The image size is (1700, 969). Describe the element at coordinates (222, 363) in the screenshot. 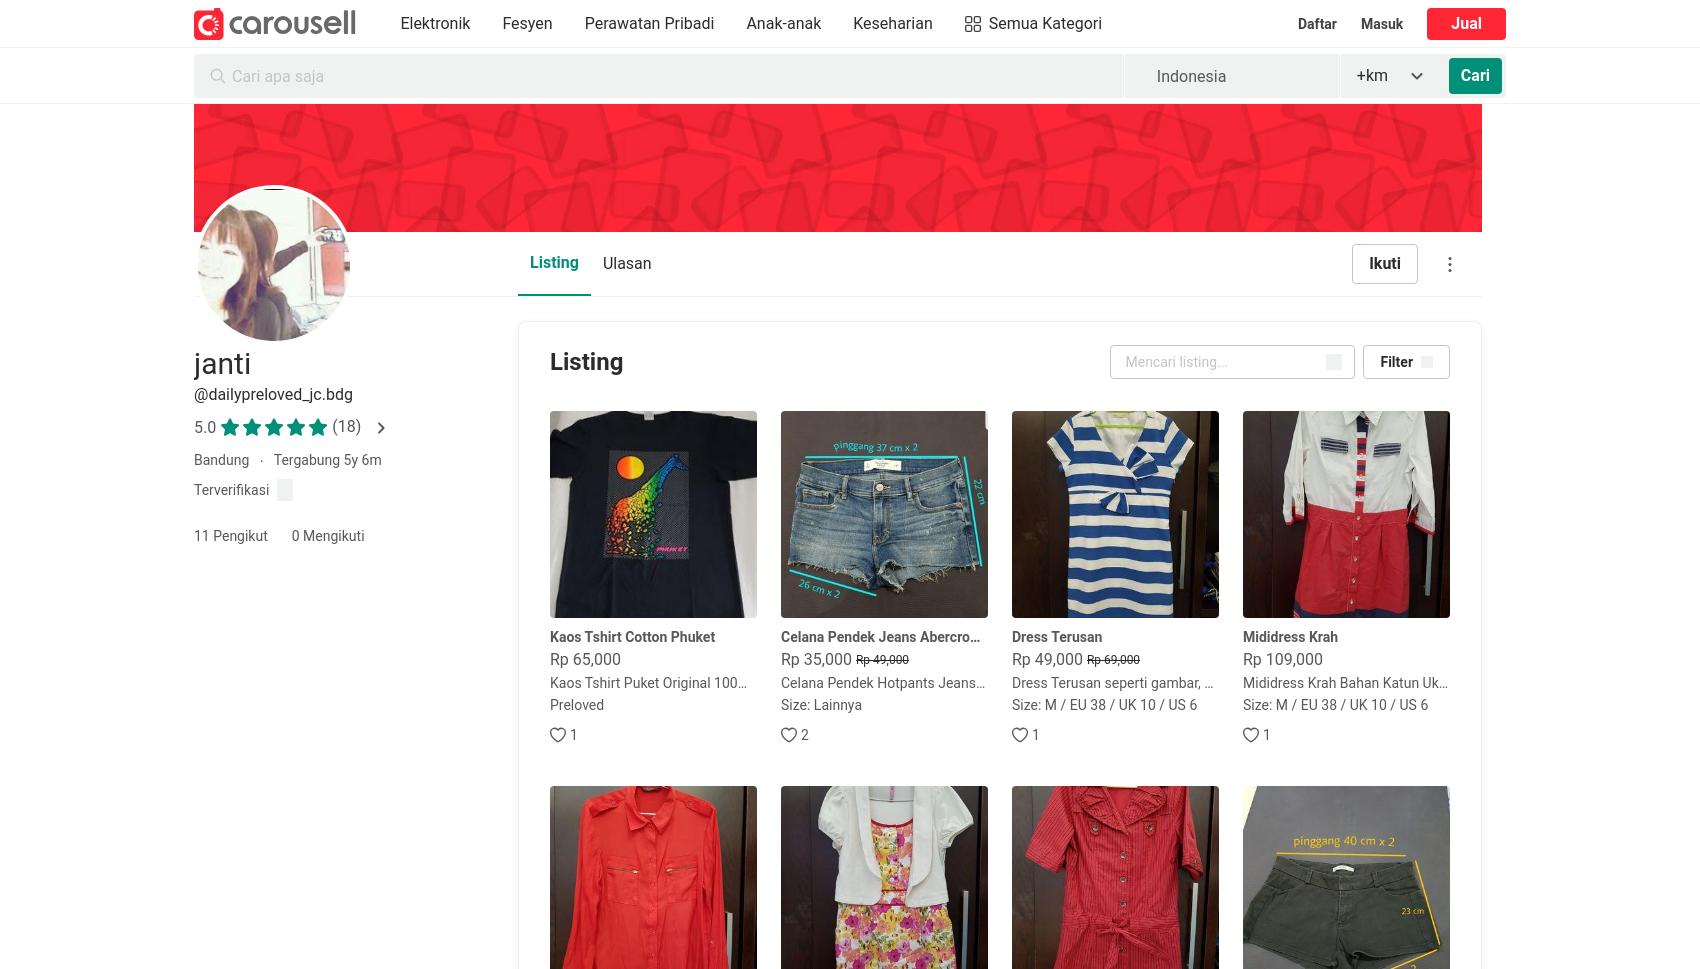

I see `'janti'` at that location.